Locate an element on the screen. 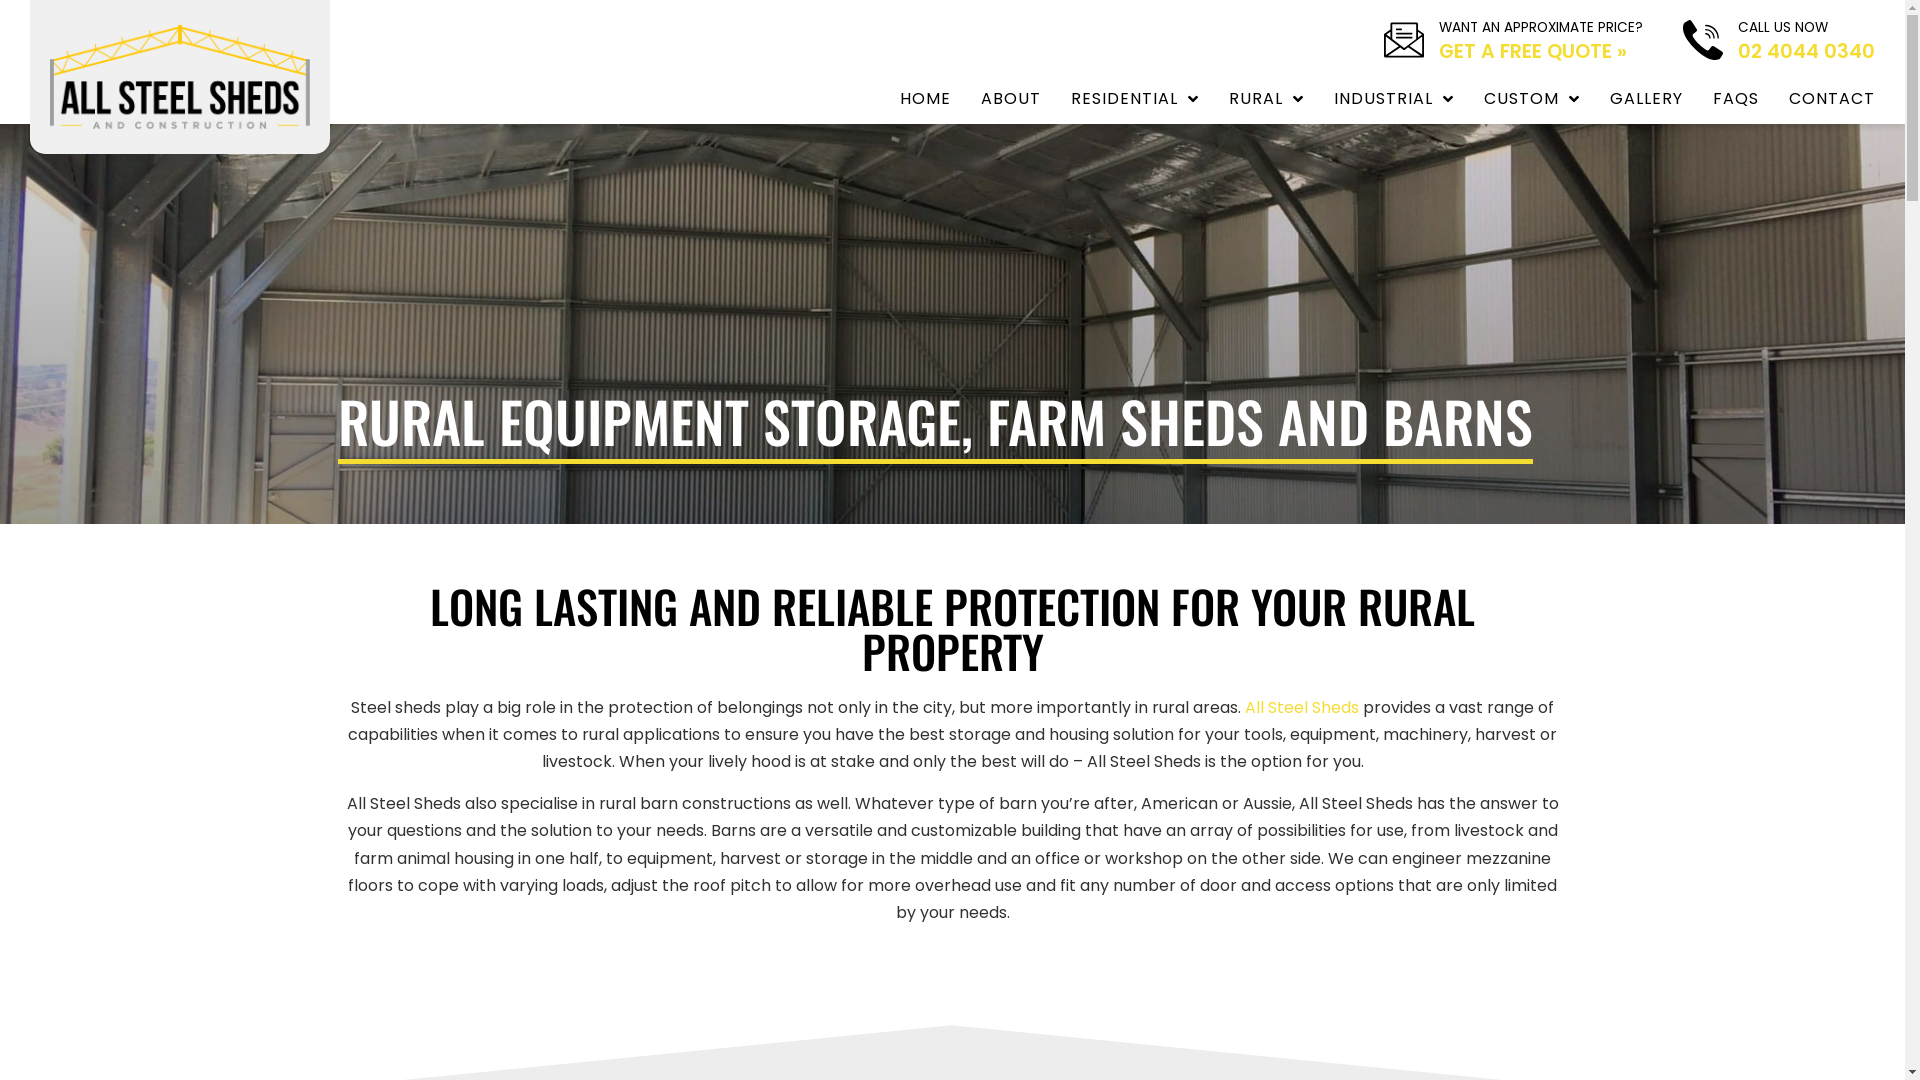 This screenshot has width=1920, height=1080. 'INDUSTRIAL' is located at coordinates (1334, 99).